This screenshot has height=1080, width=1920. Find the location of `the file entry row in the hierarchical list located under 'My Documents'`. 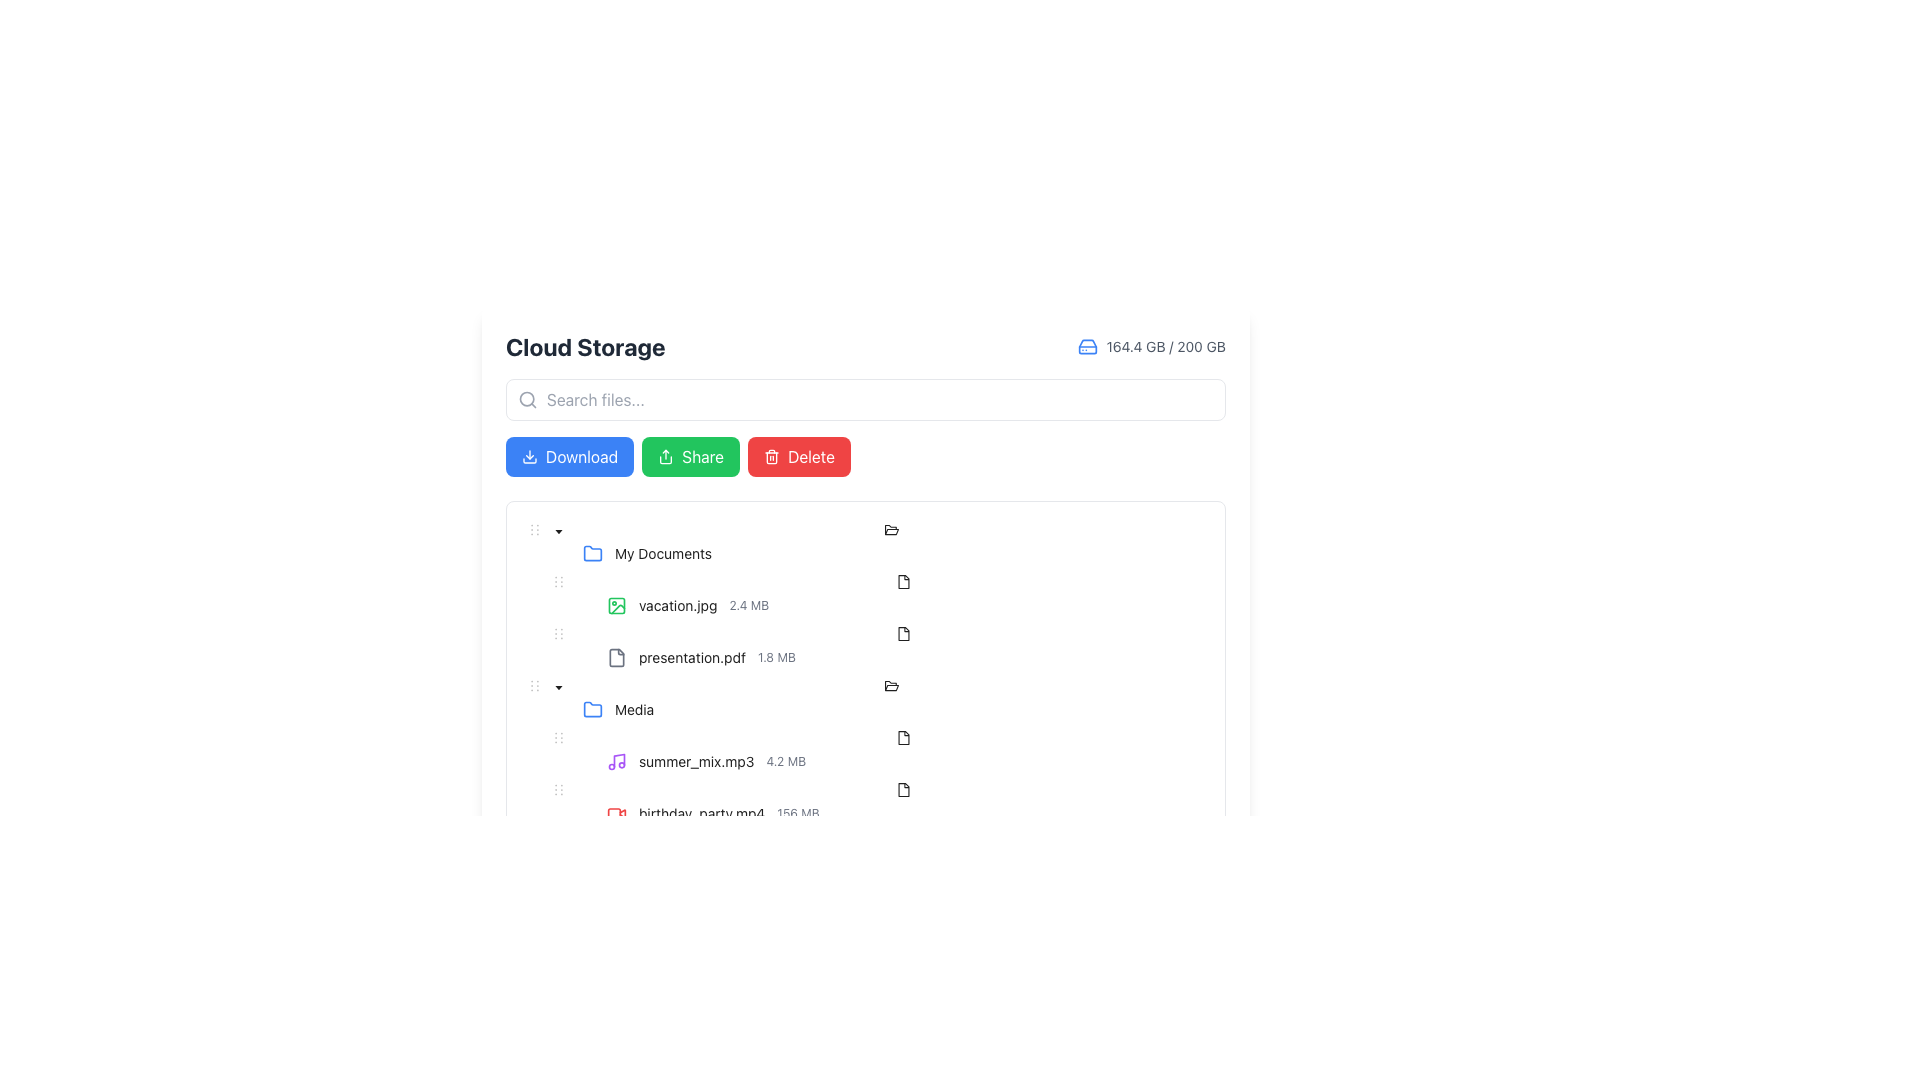

the file entry row in the hierarchical list located under 'My Documents' is located at coordinates (865, 593).